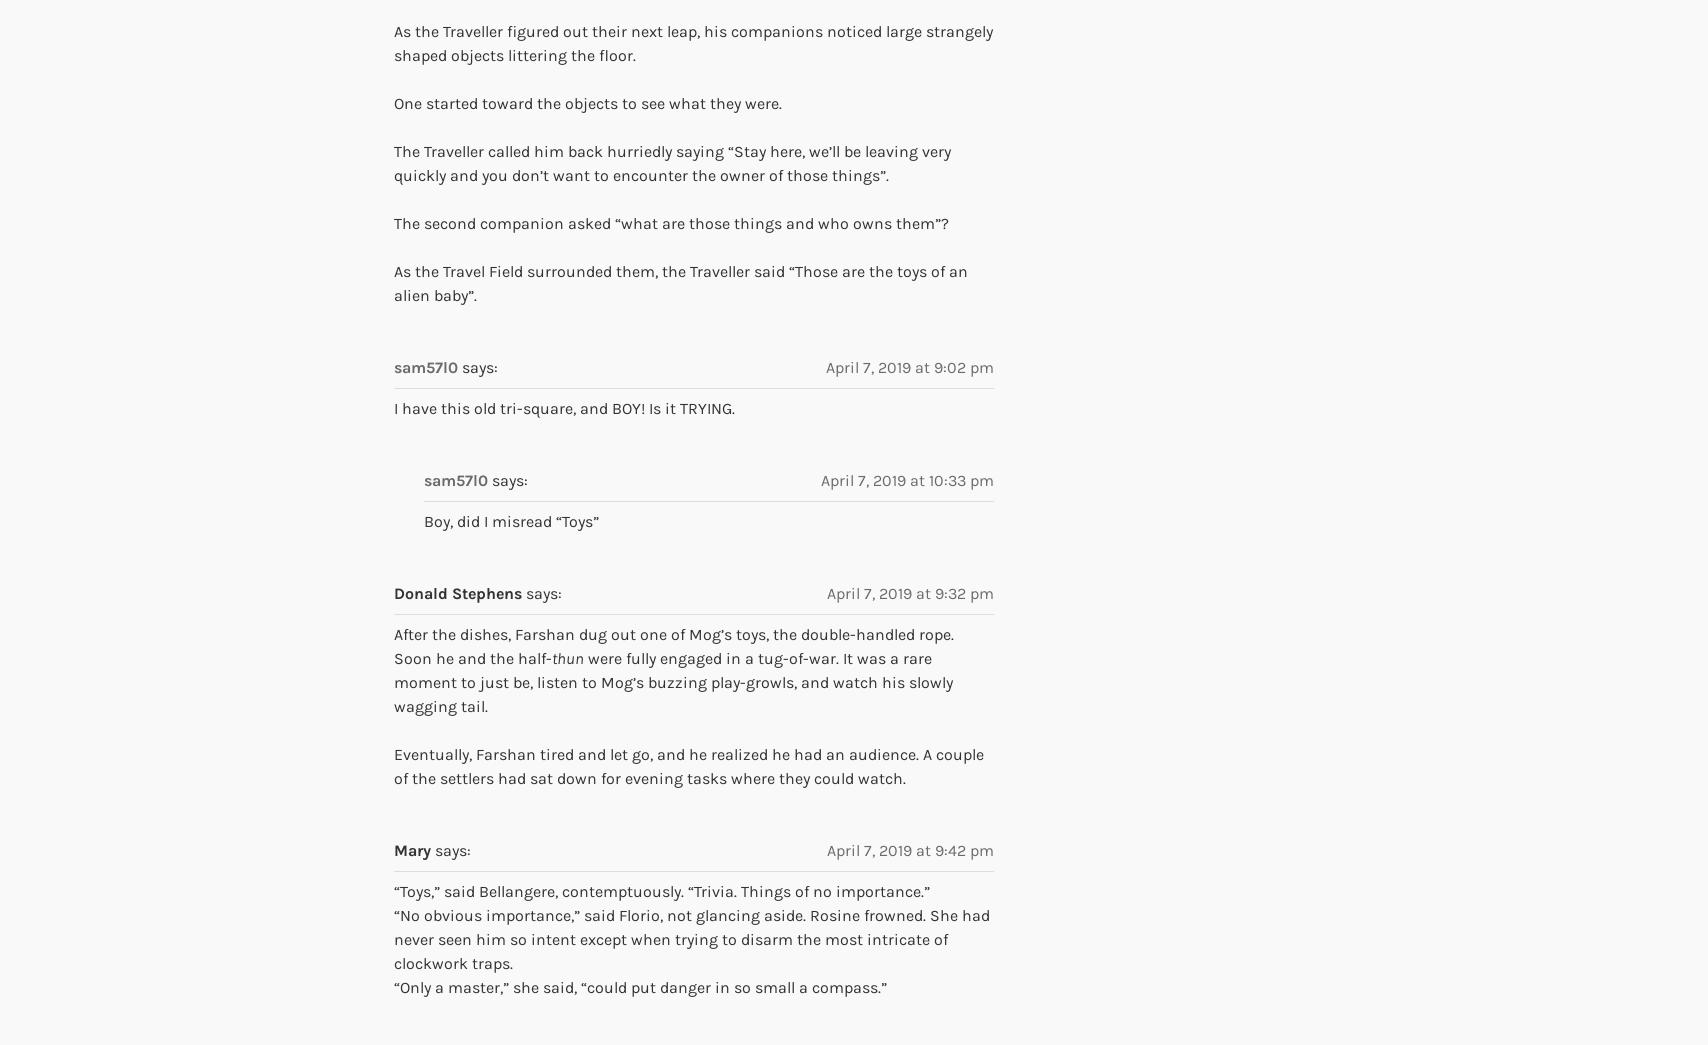 The height and width of the screenshot is (1045, 1708). Describe the element at coordinates (457, 592) in the screenshot. I see `'Donald Stephens'` at that location.